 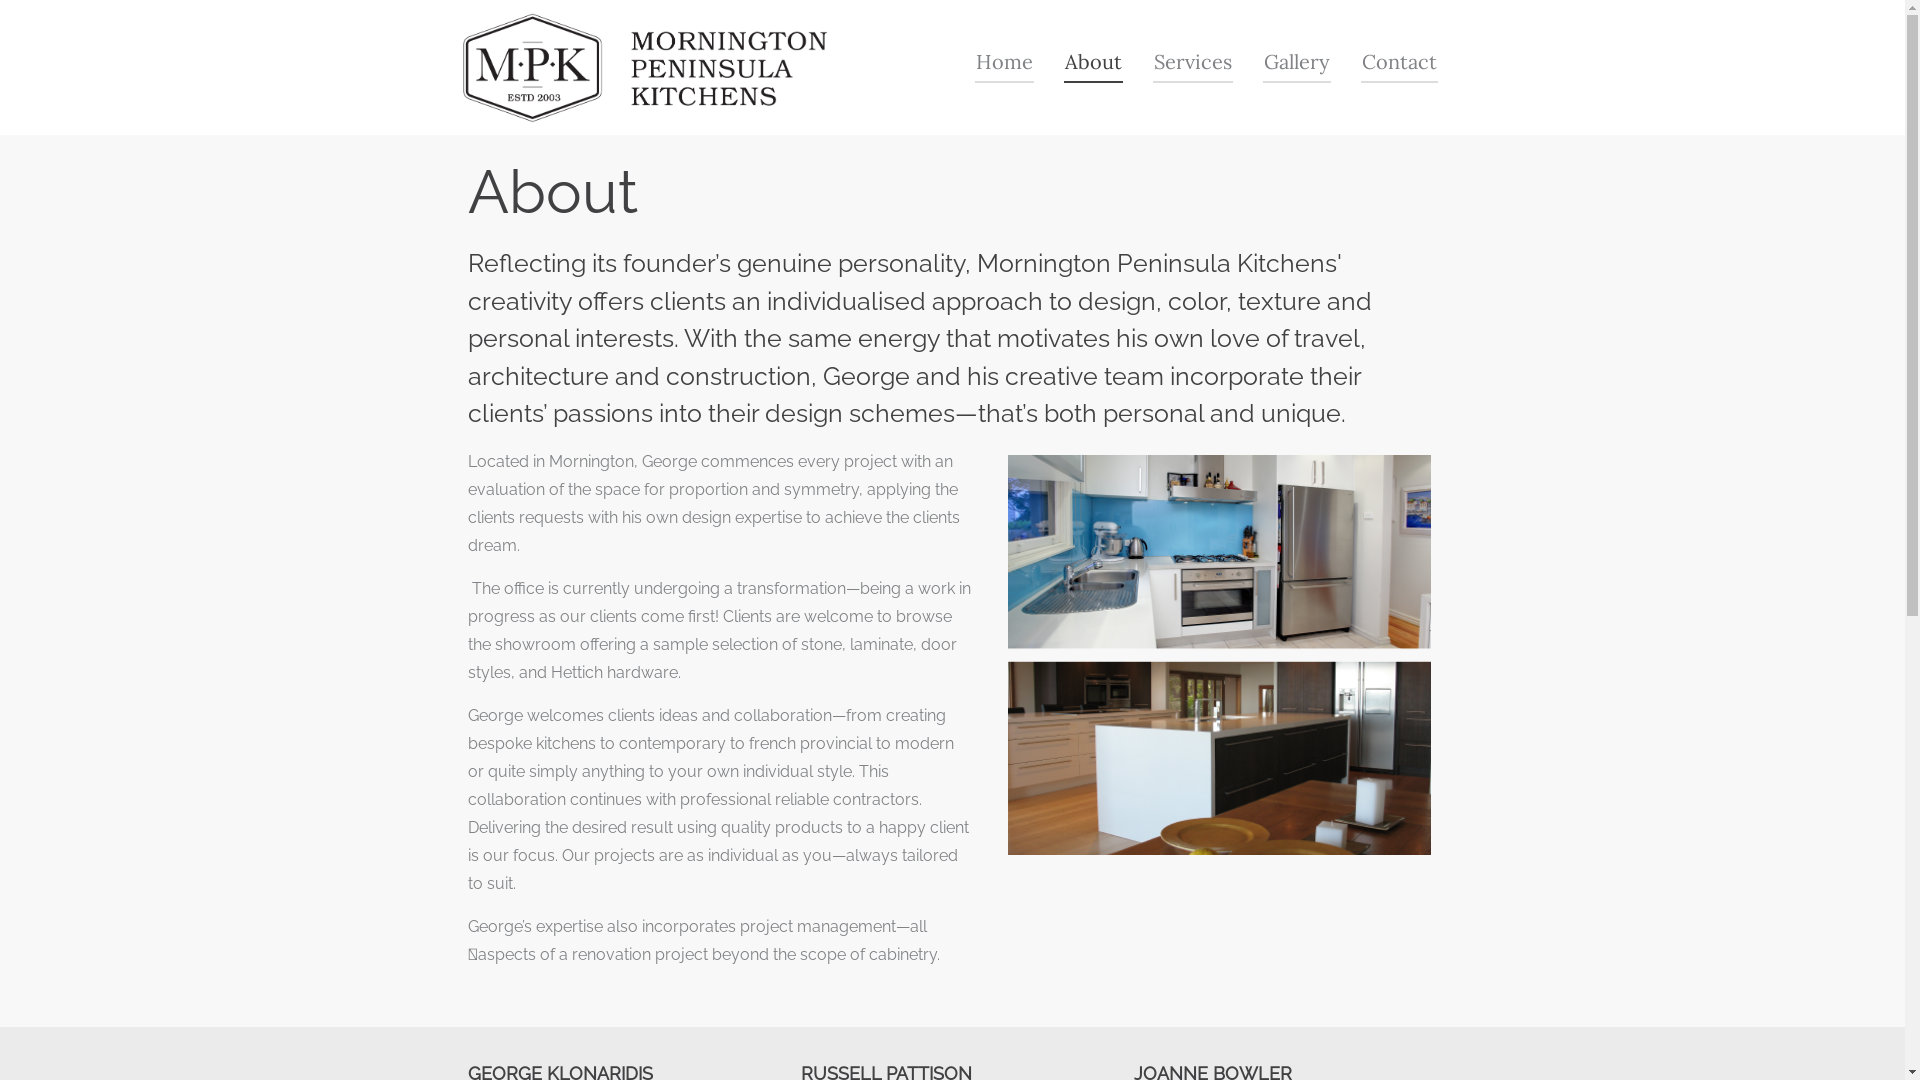 What do you see at coordinates (1191, 61) in the screenshot?
I see `'Services'` at bounding box center [1191, 61].